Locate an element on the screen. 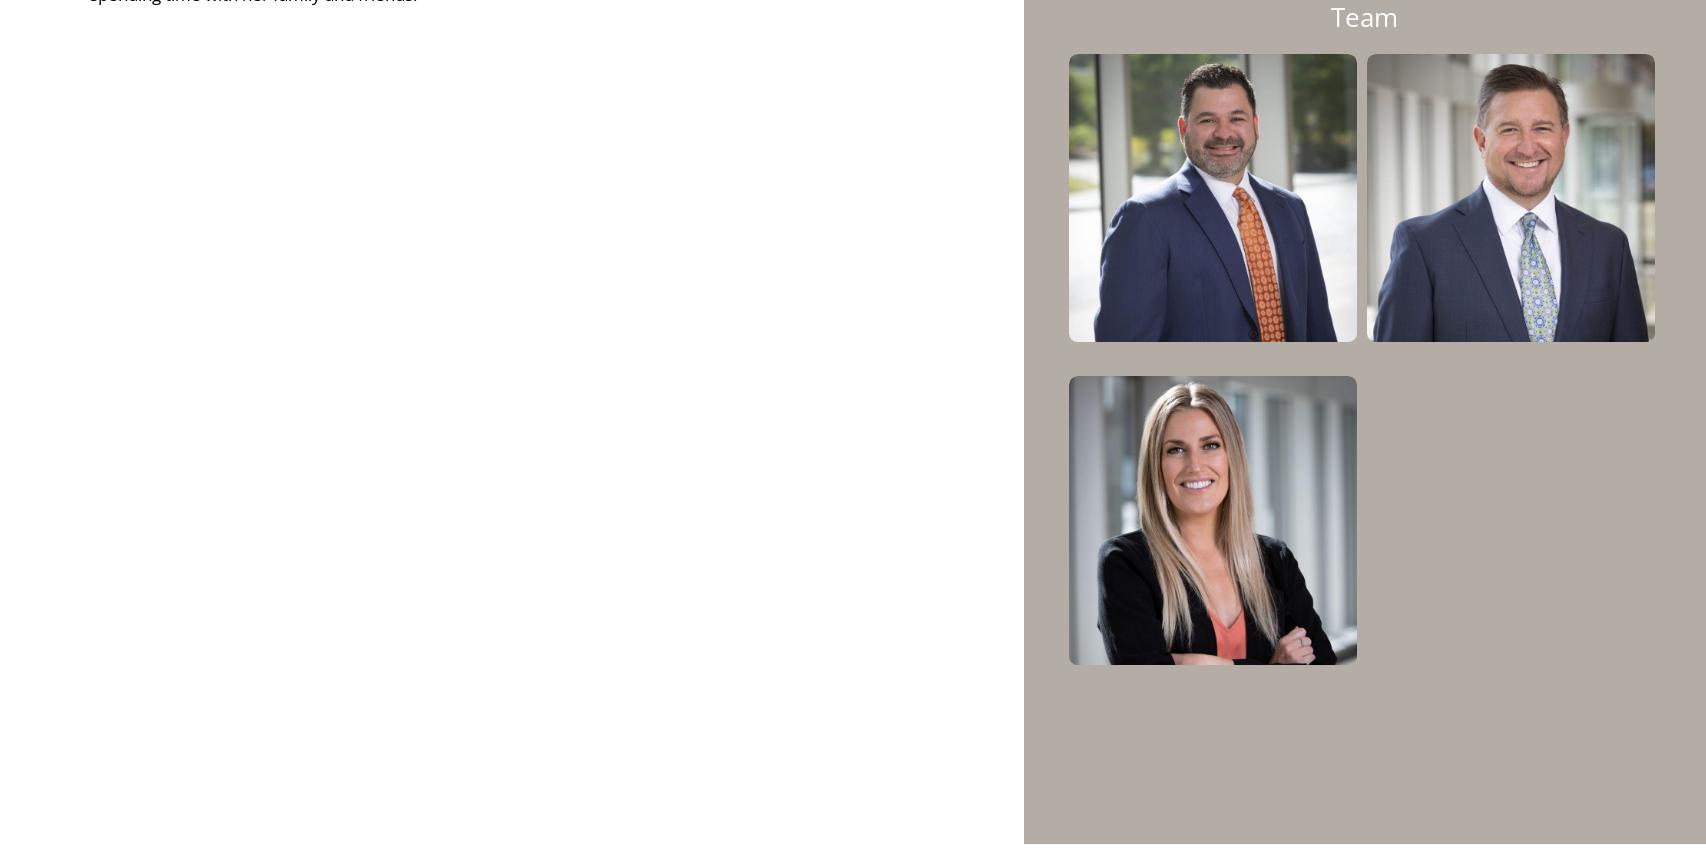 The width and height of the screenshot is (1706, 859). 'InvestmentNews' is located at coordinates (755, 416).